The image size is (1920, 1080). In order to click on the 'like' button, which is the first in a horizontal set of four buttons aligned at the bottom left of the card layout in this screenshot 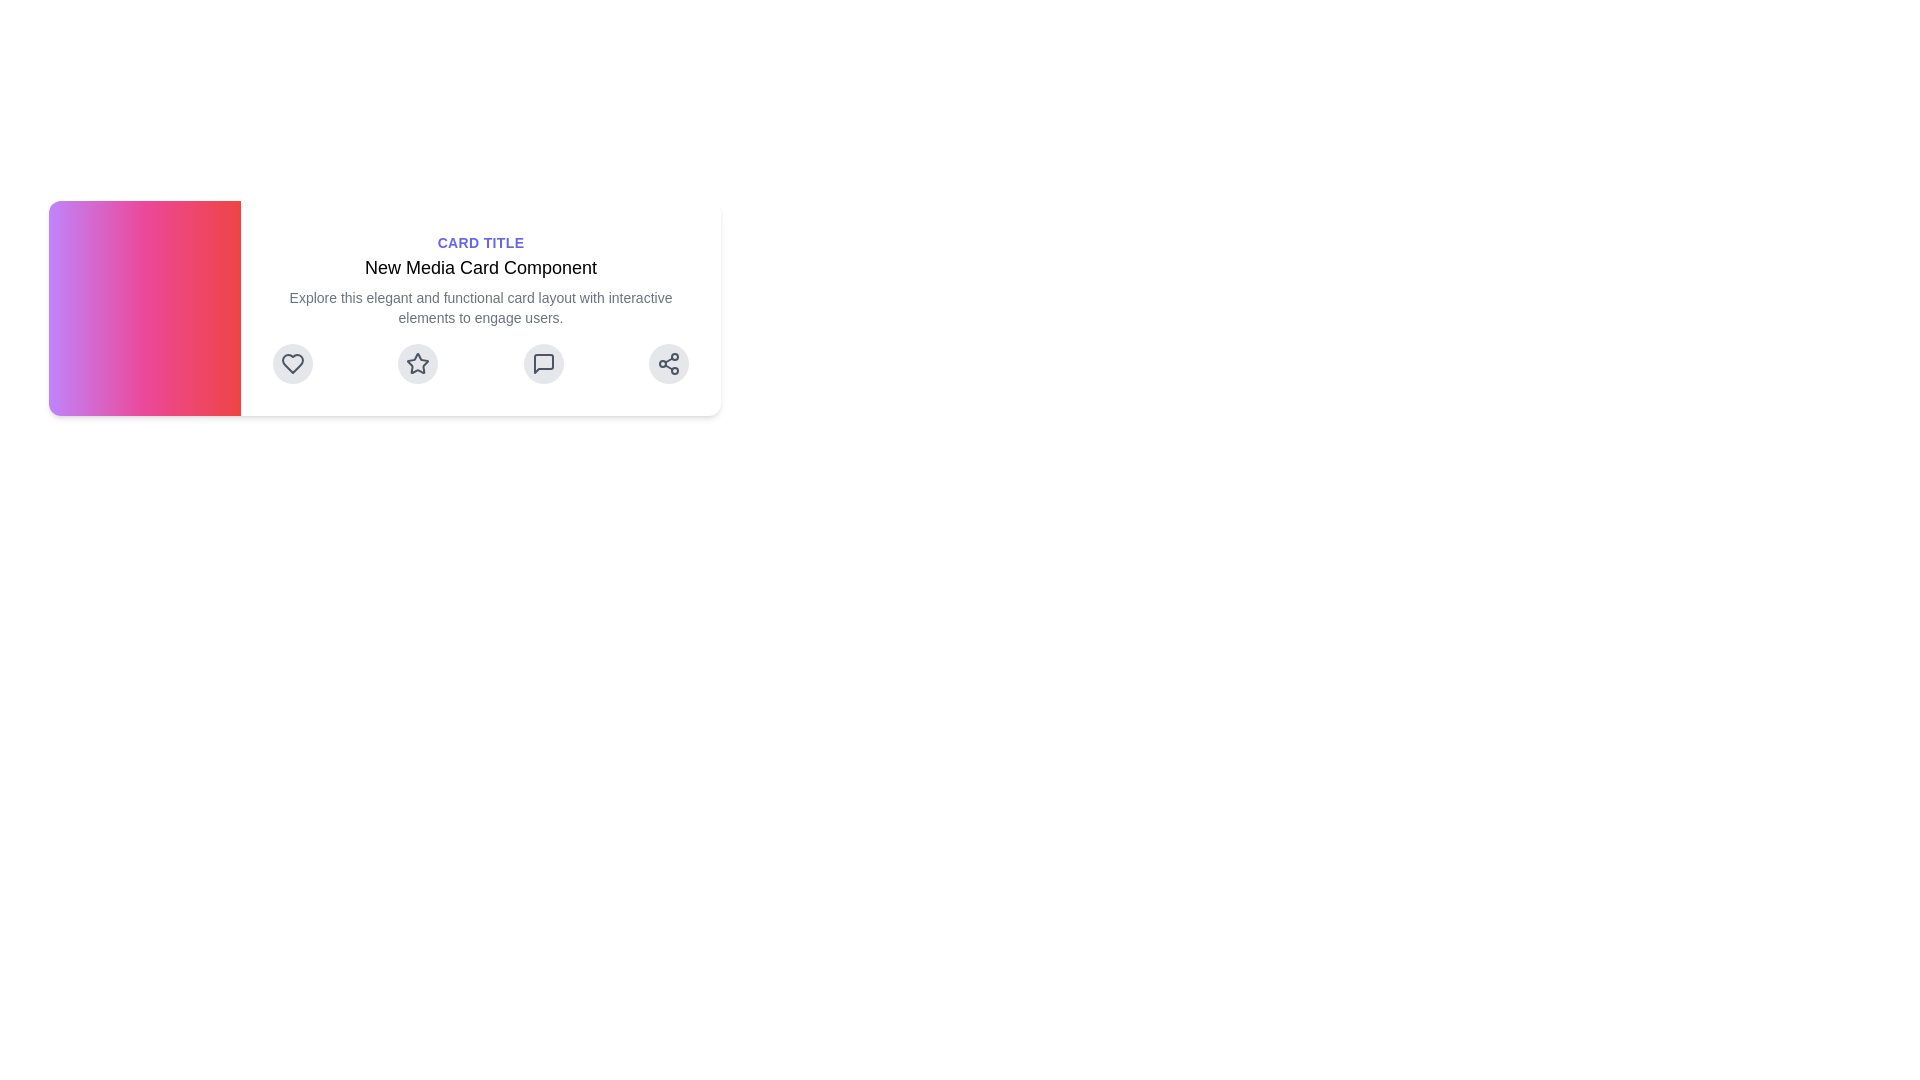, I will do `click(291, 363)`.